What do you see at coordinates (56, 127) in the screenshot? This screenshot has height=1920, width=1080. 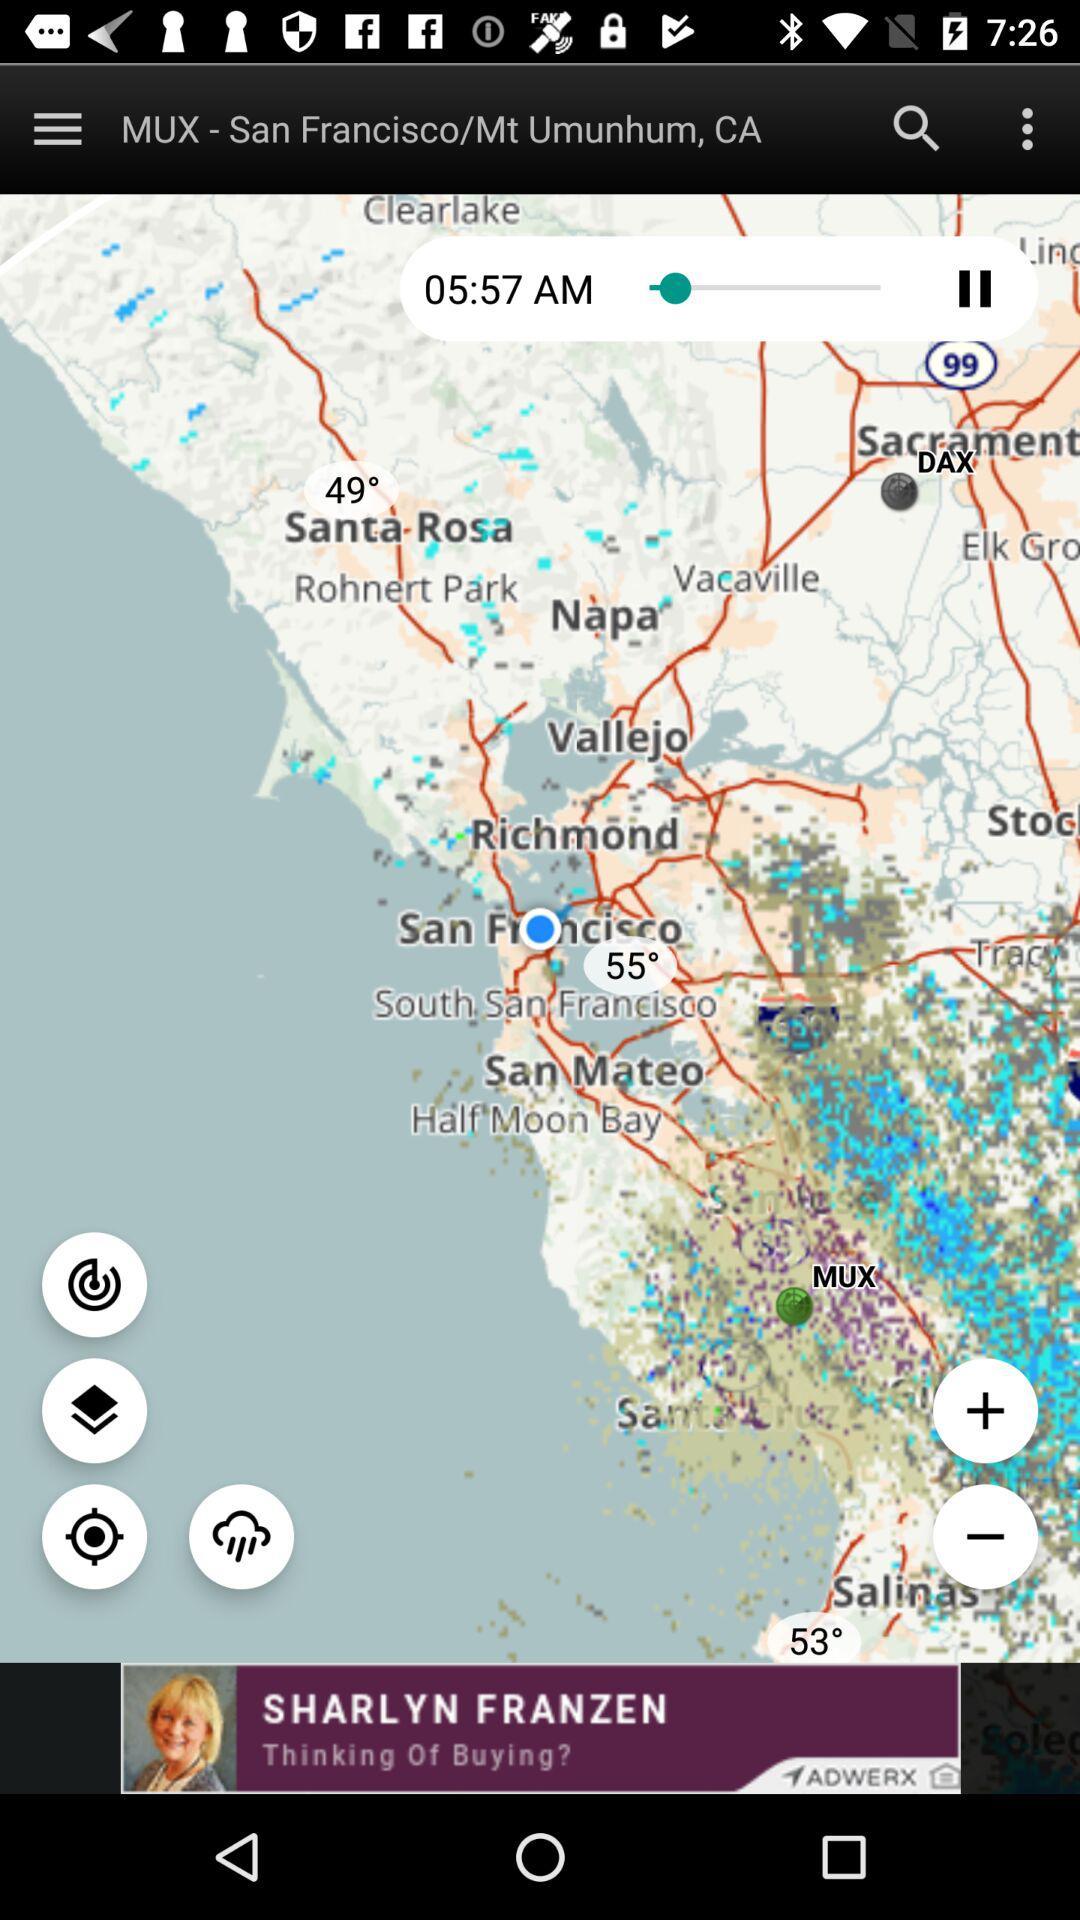 I see `menu` at bounding box center [56, 127].